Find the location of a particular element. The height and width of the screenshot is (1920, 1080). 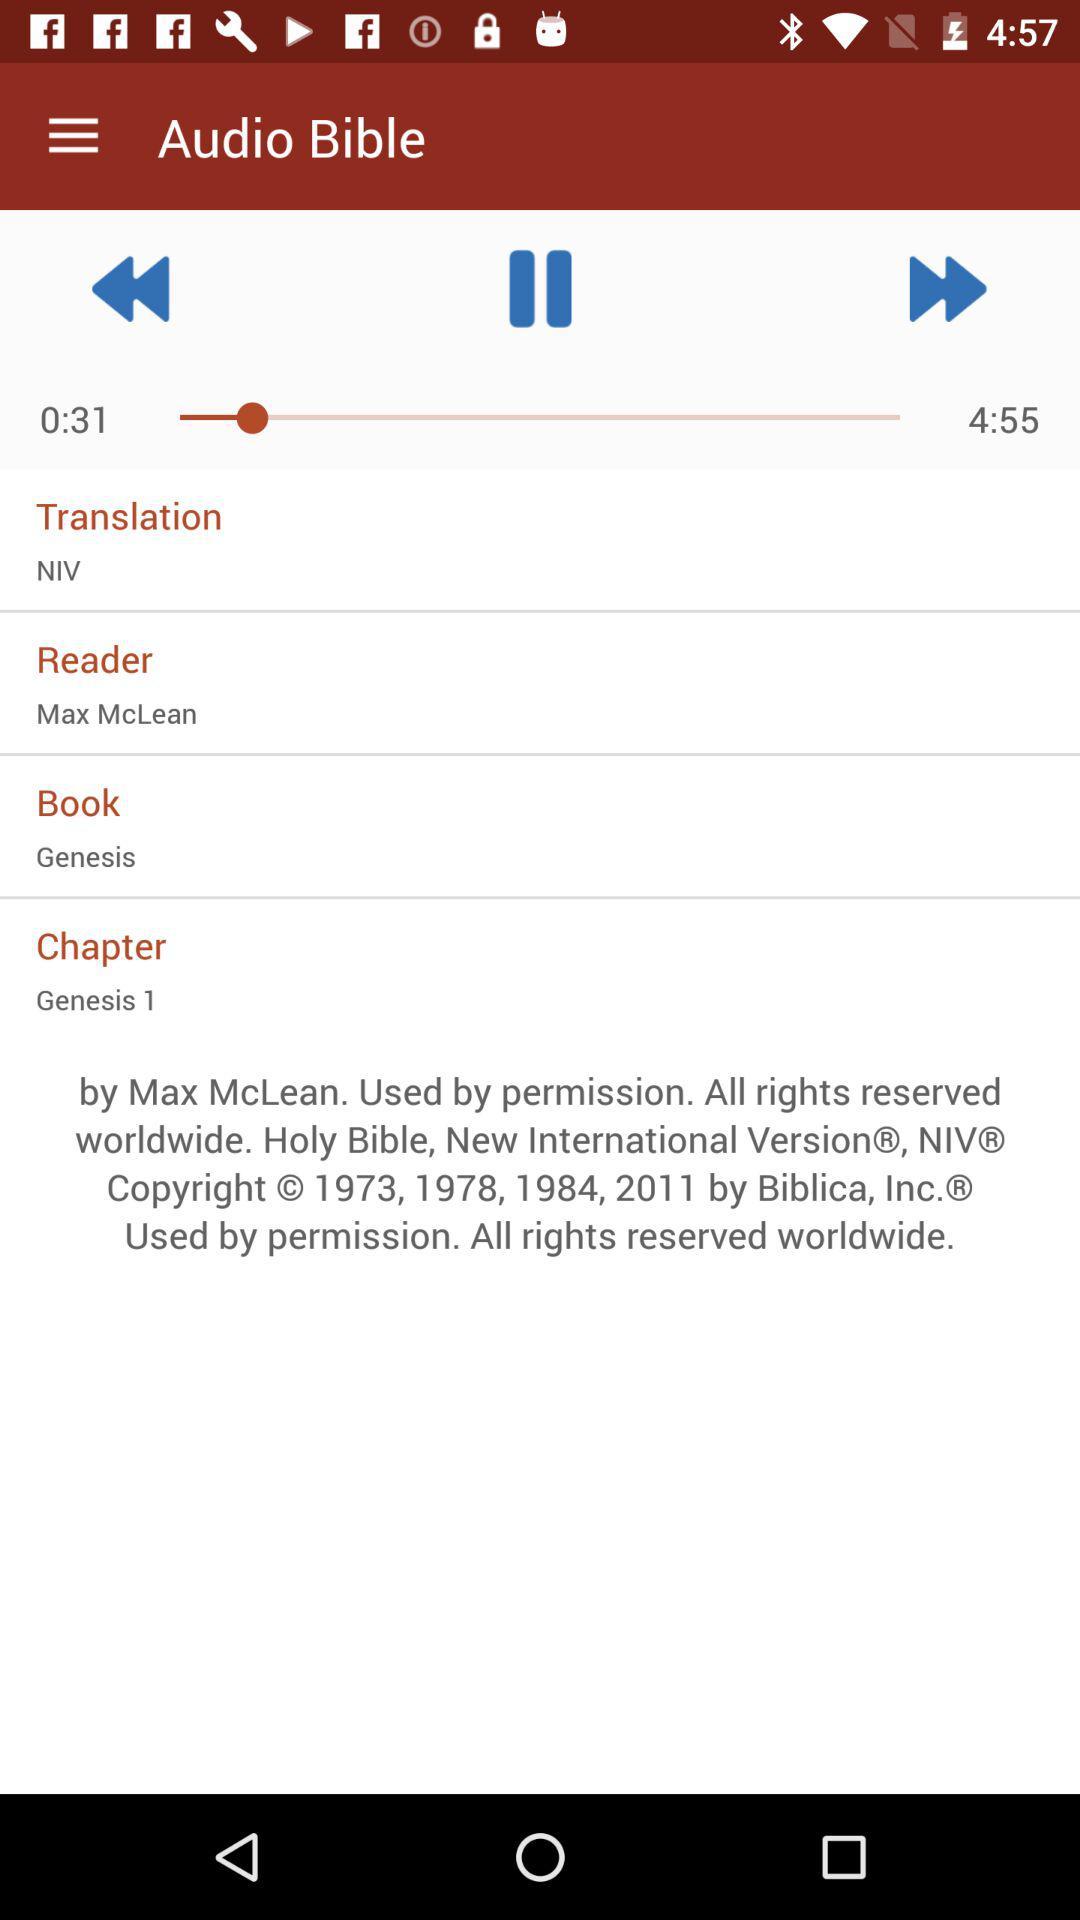

item above genesis 1 item is located at coordinates (540, 944).